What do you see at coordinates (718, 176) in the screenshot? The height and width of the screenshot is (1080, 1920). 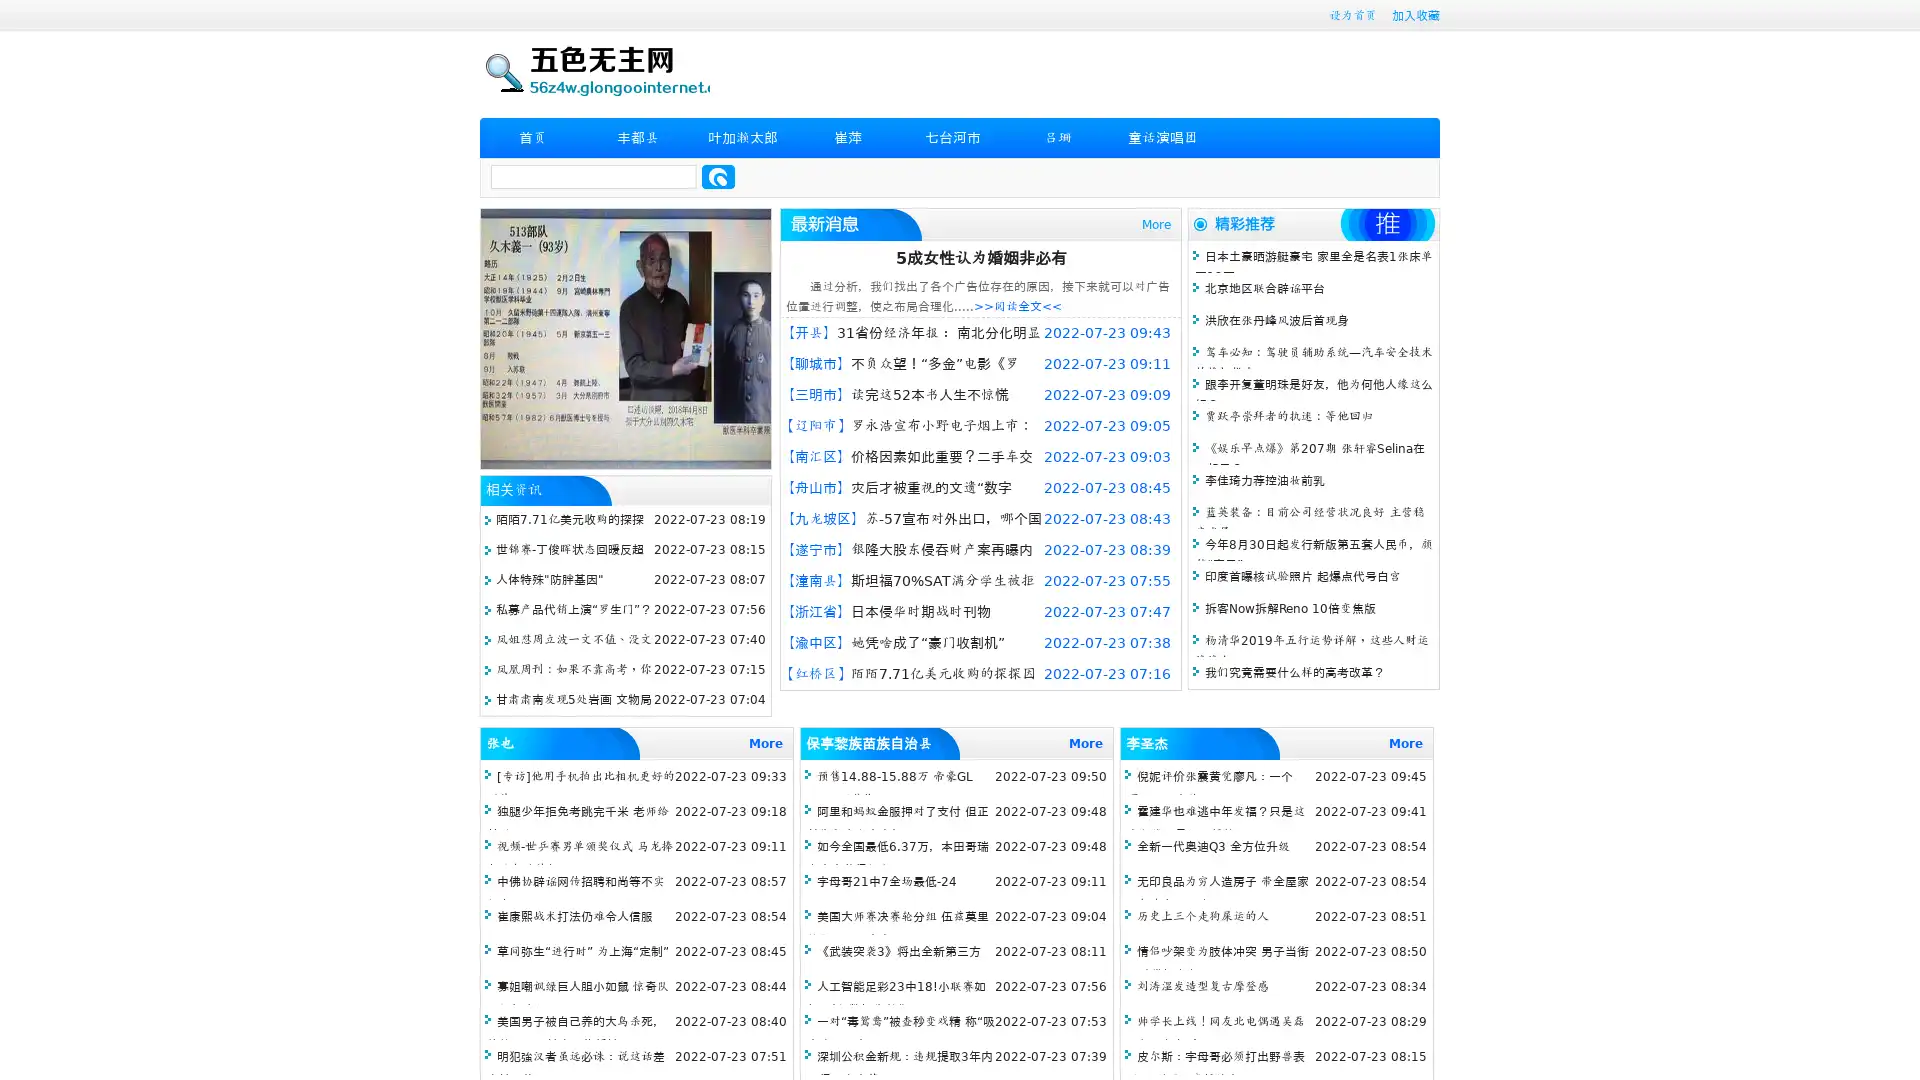 I see `Search` at bounding box center [718, 176].